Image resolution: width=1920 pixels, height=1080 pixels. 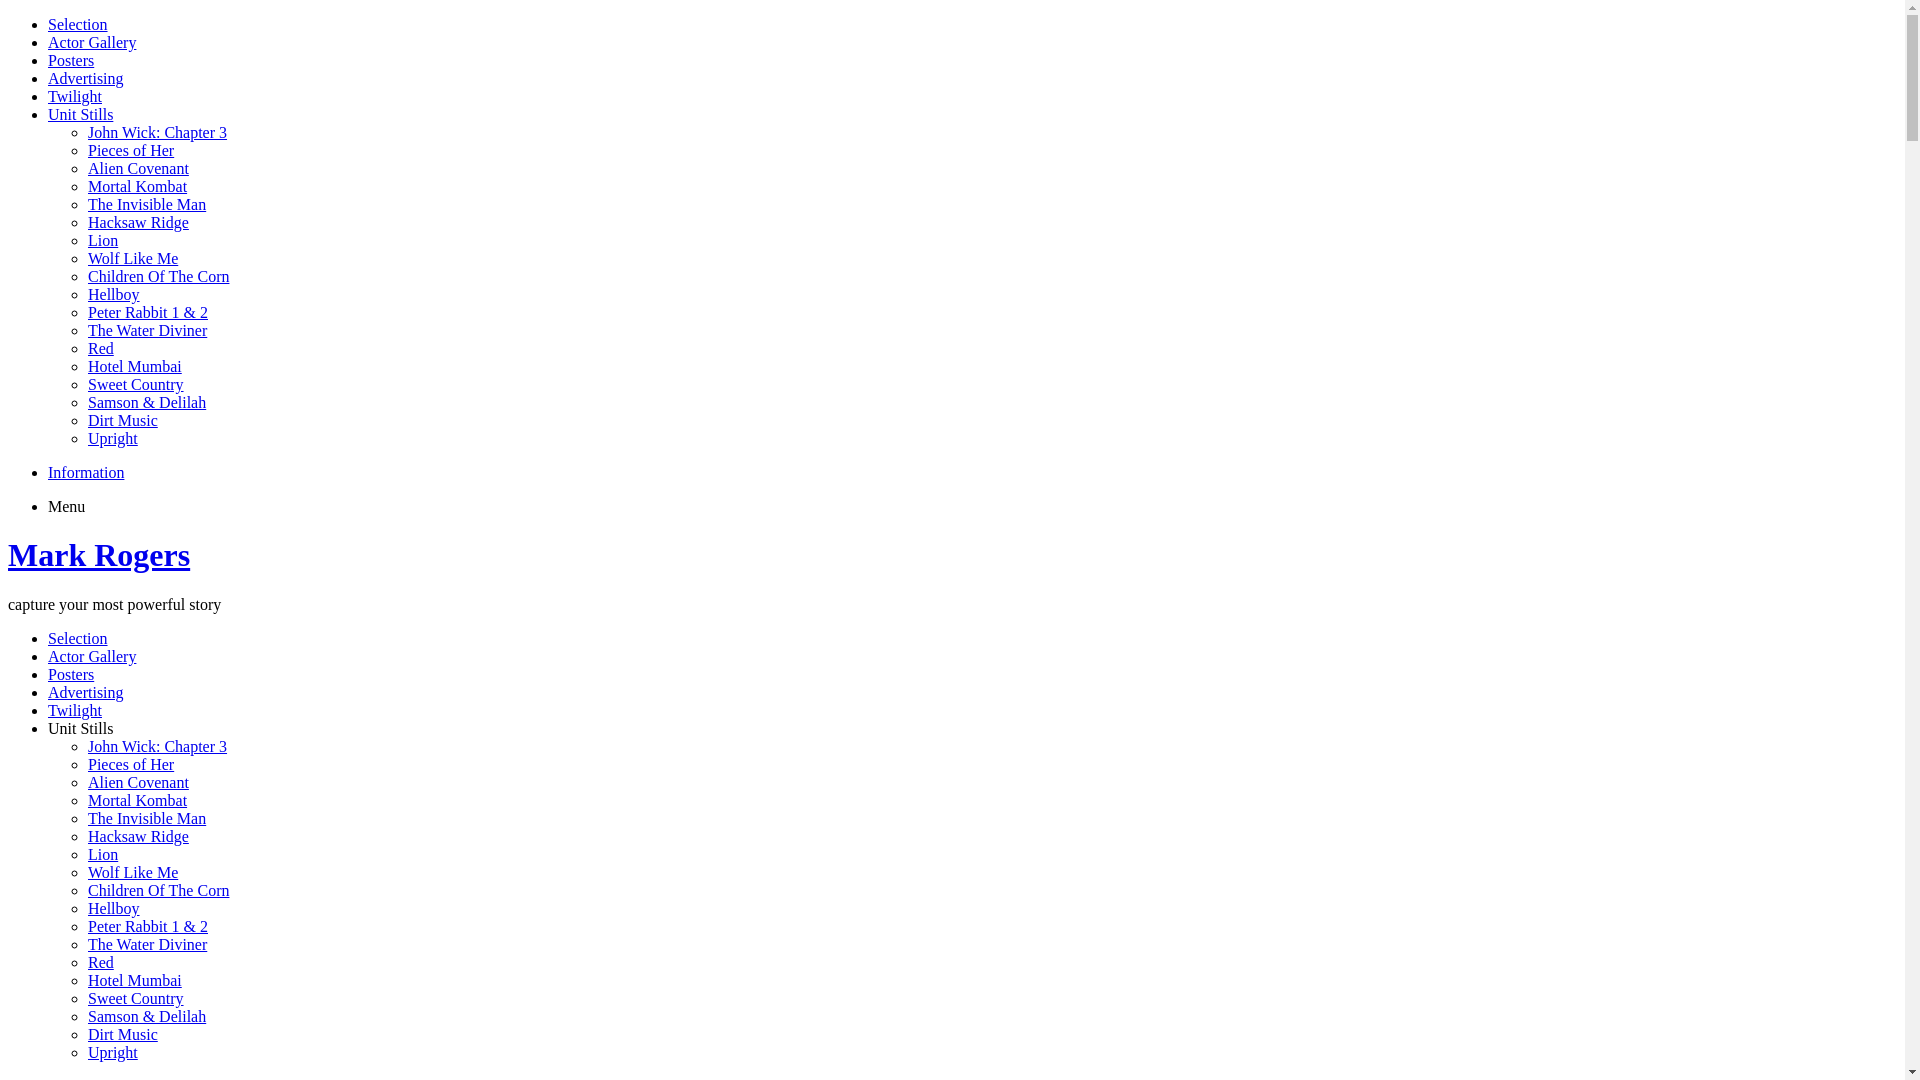 I want to click on 'Children Of The Corn', so click(x=157, y=889).